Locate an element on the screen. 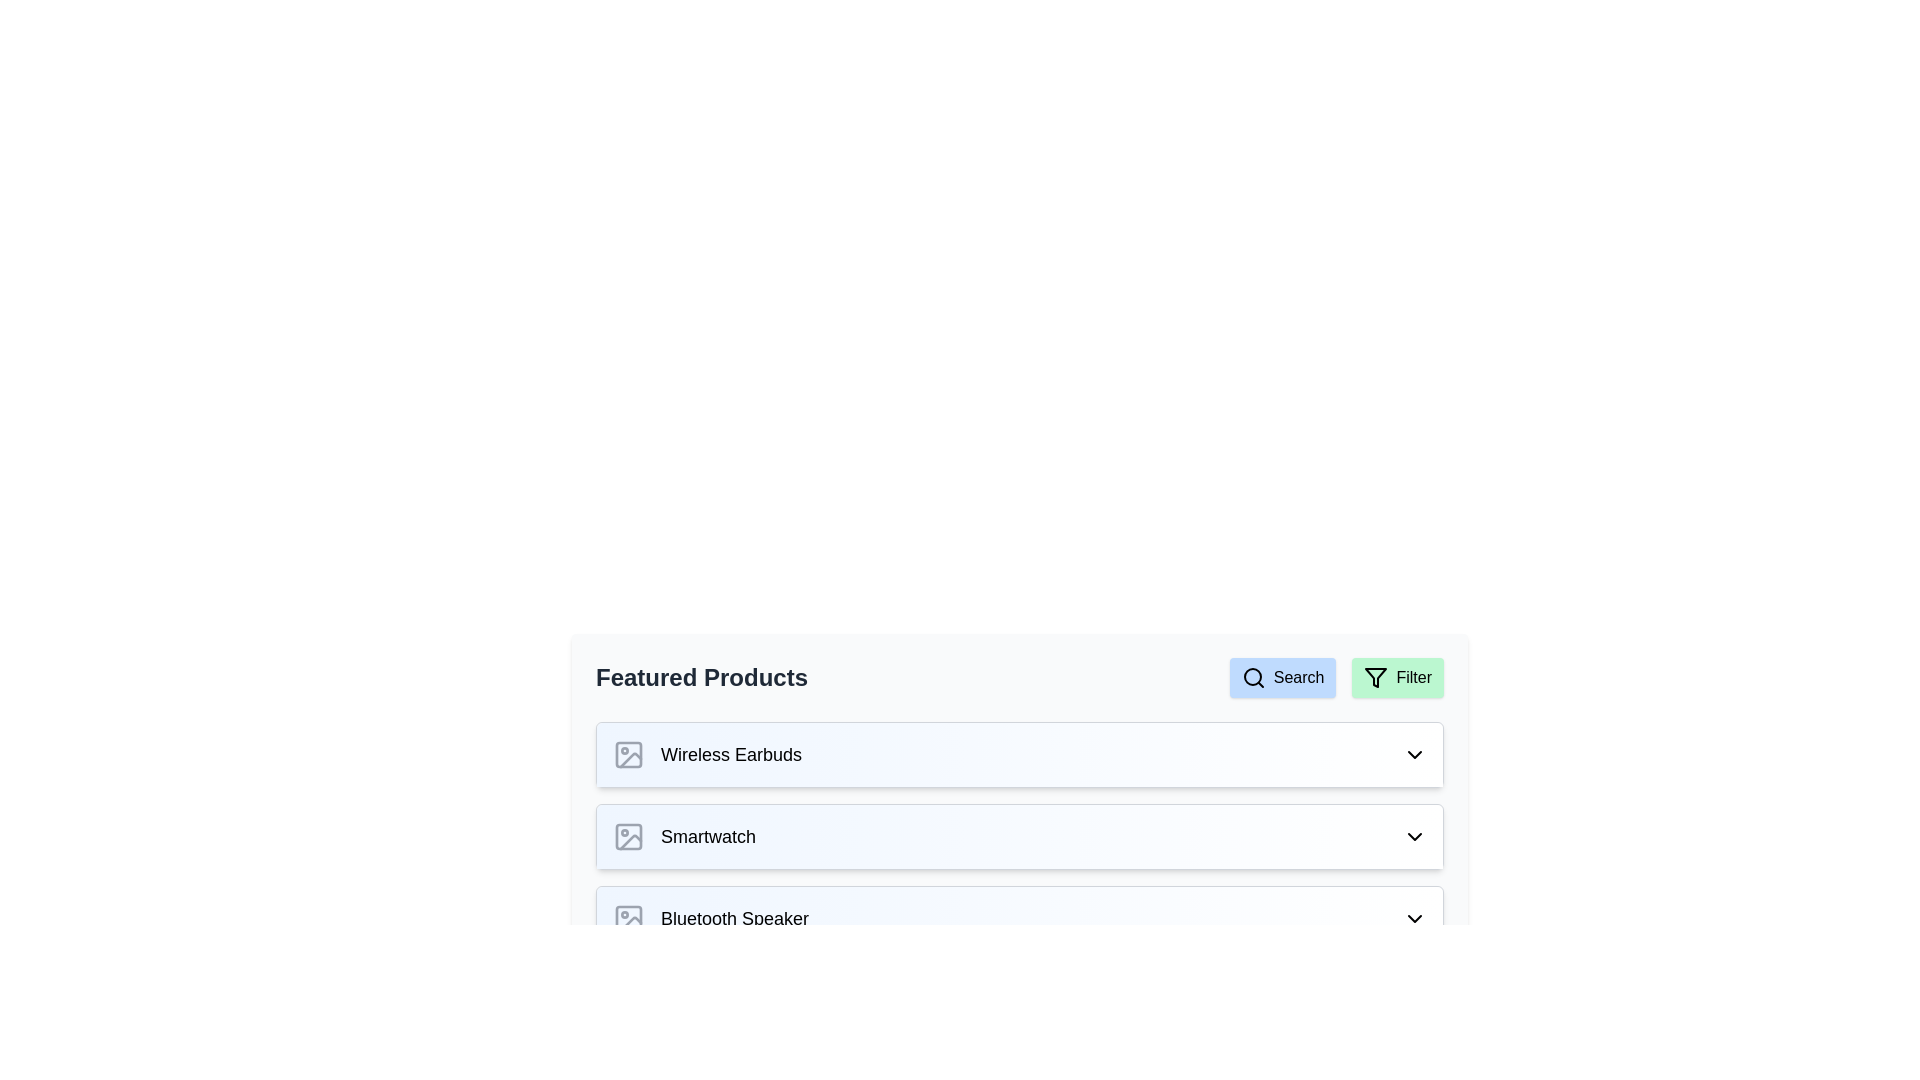 The image size is (1920, 1080). the text element displaying 'Wireless Earbuds' in the 'Featured Products' section, which is the first item in the list and is visually distinguishable due to its bold and enlarged font style is located at coordinates (730, 755).